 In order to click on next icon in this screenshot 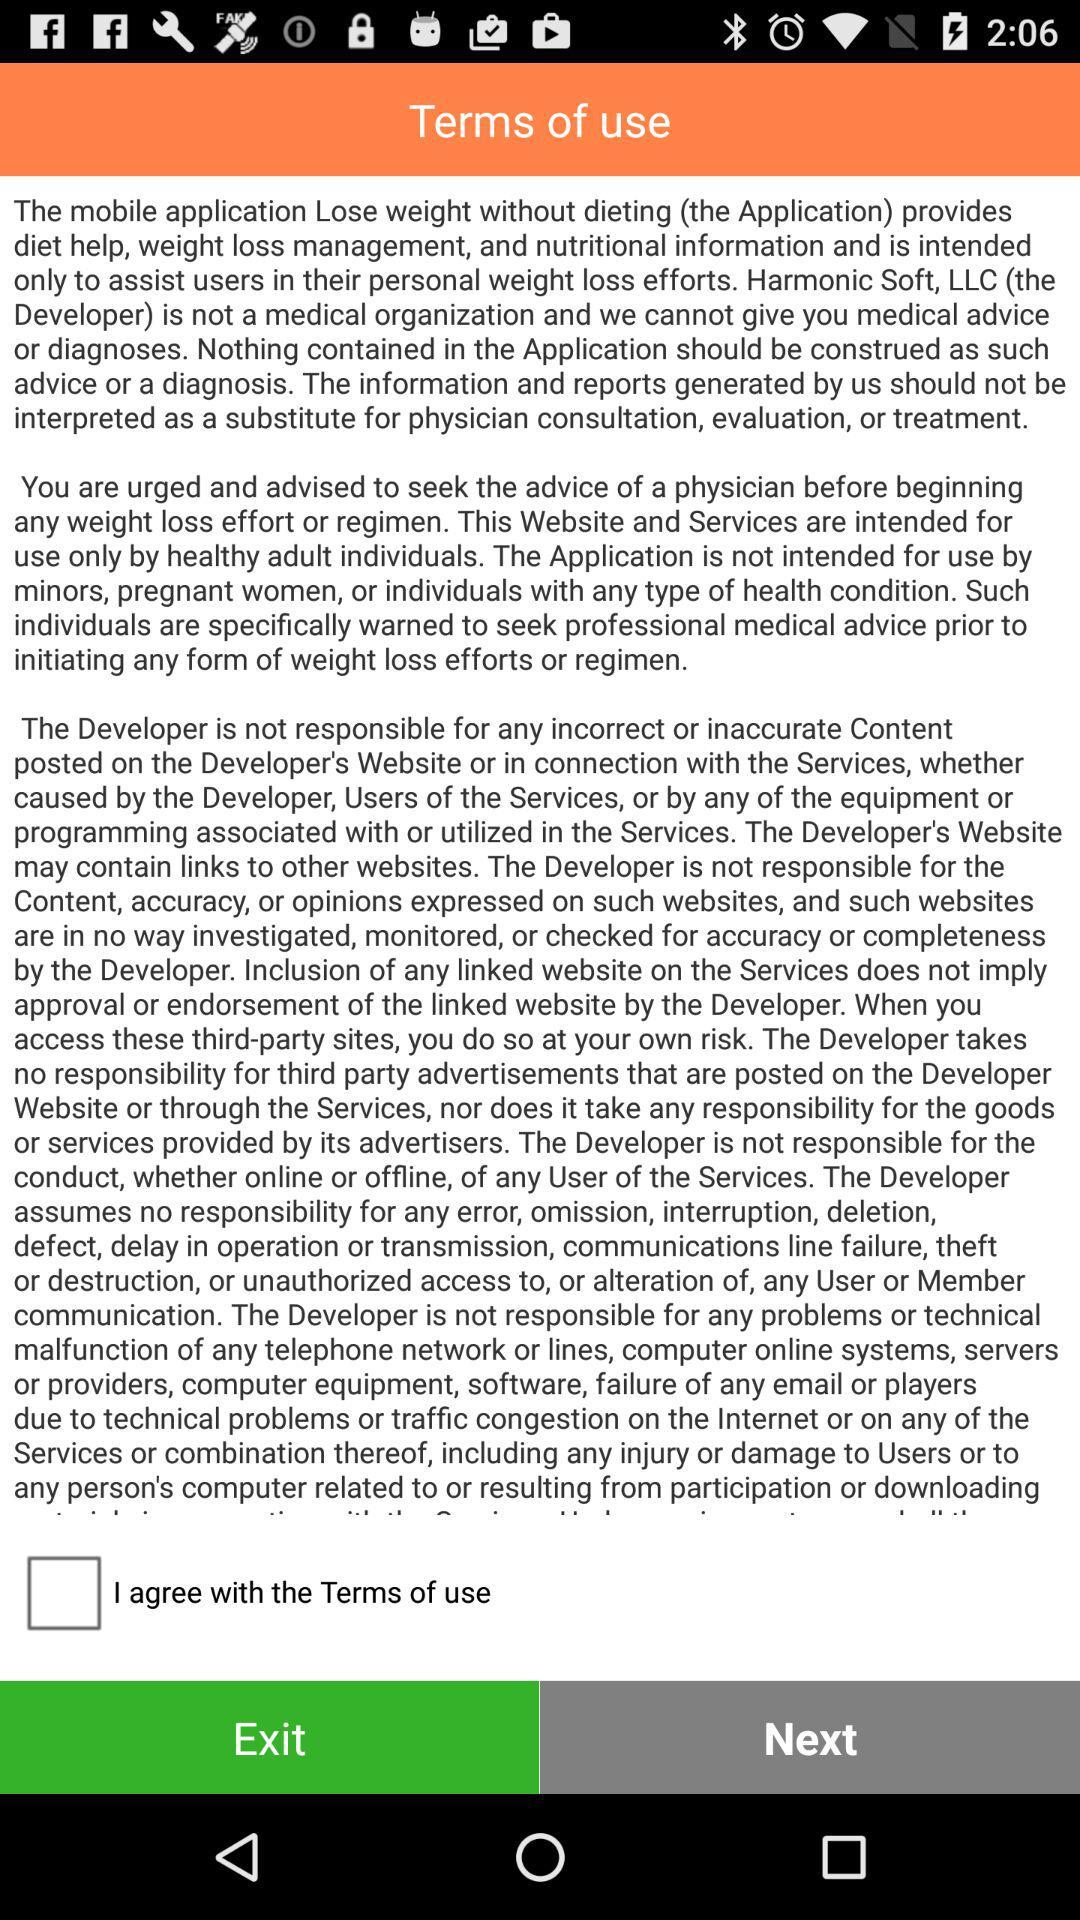, I will do `click(810, 1736)`.